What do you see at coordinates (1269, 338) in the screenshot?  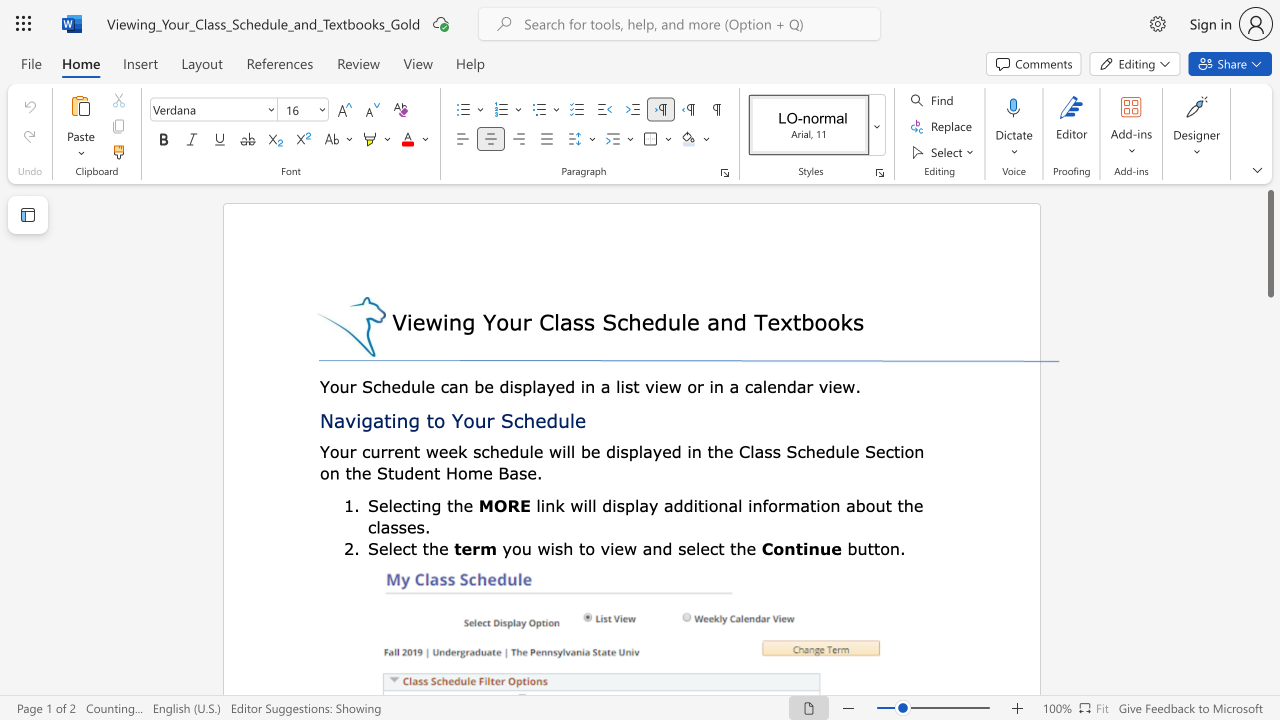 I see `the scrollbar to move the page down` at bounding box center [1269, 338].